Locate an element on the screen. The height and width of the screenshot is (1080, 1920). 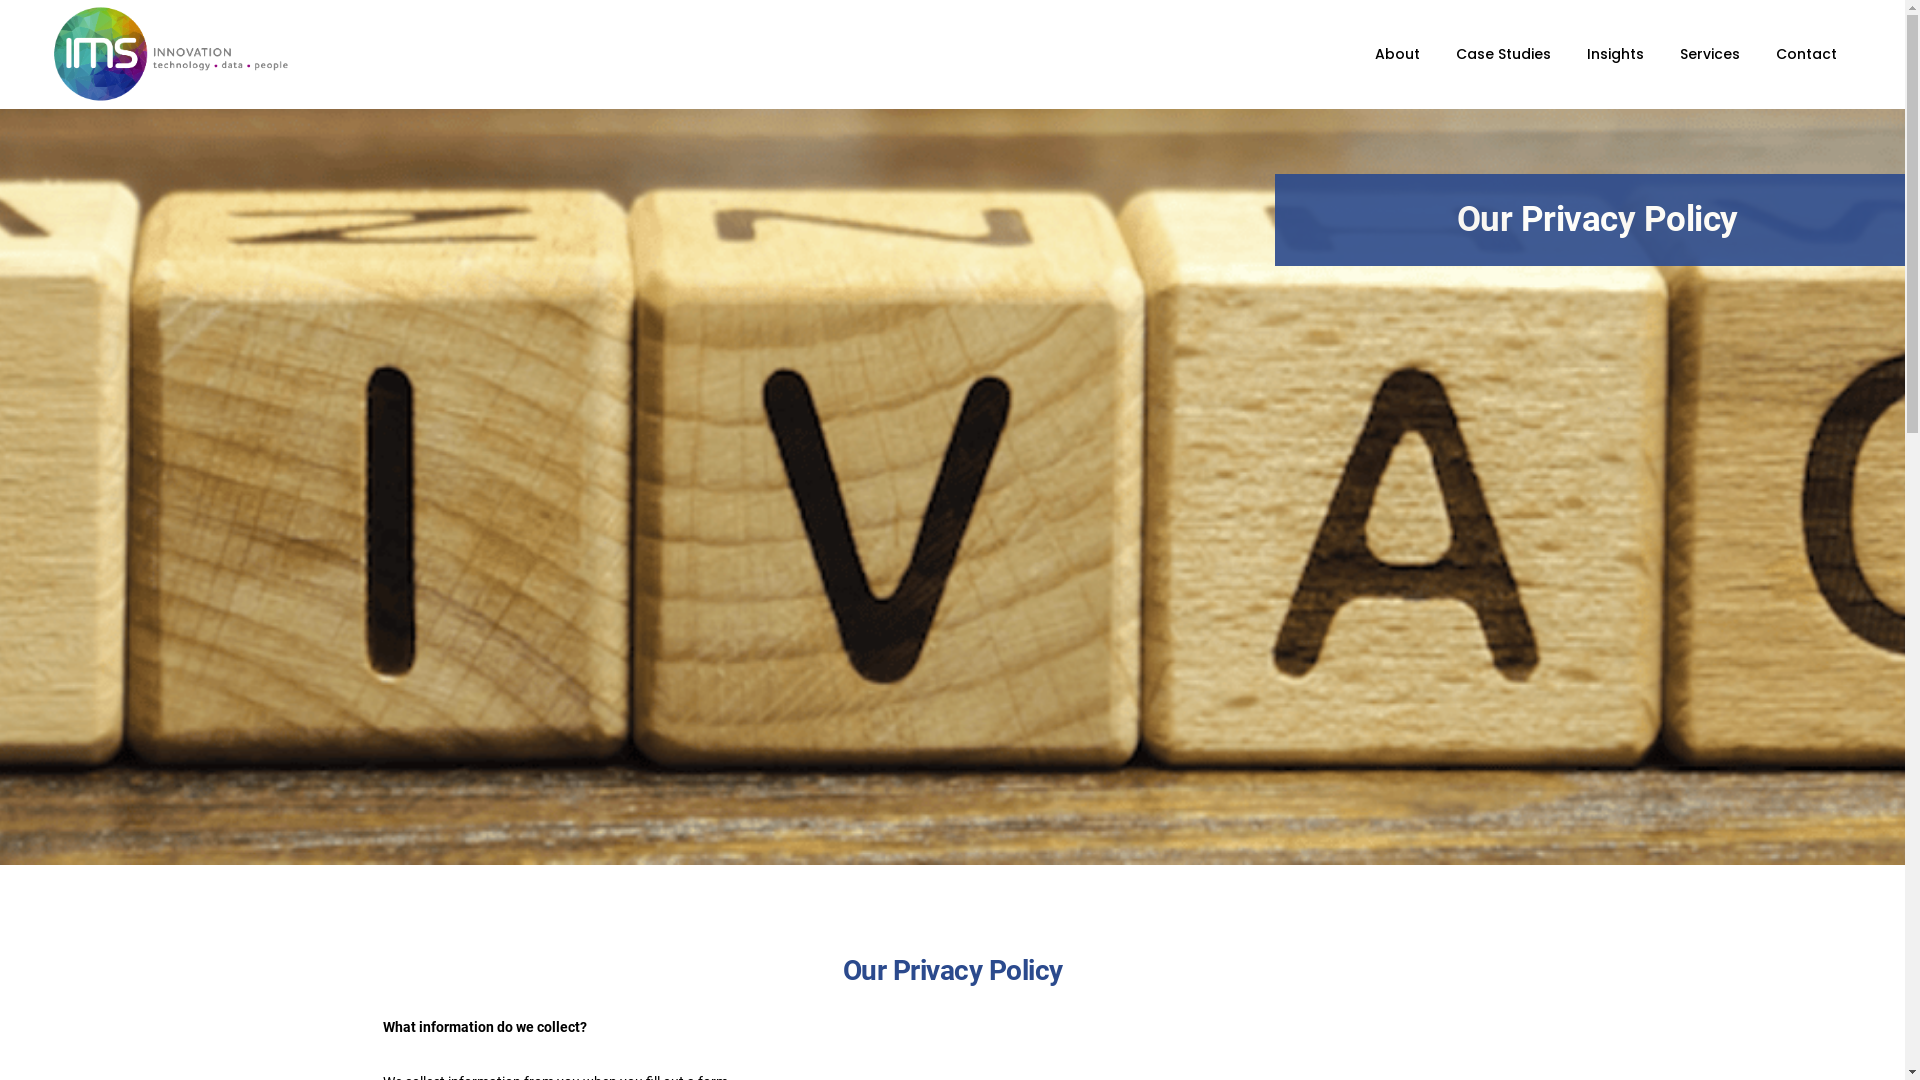
'Case Studies' is located at coordinates (1503, 53).